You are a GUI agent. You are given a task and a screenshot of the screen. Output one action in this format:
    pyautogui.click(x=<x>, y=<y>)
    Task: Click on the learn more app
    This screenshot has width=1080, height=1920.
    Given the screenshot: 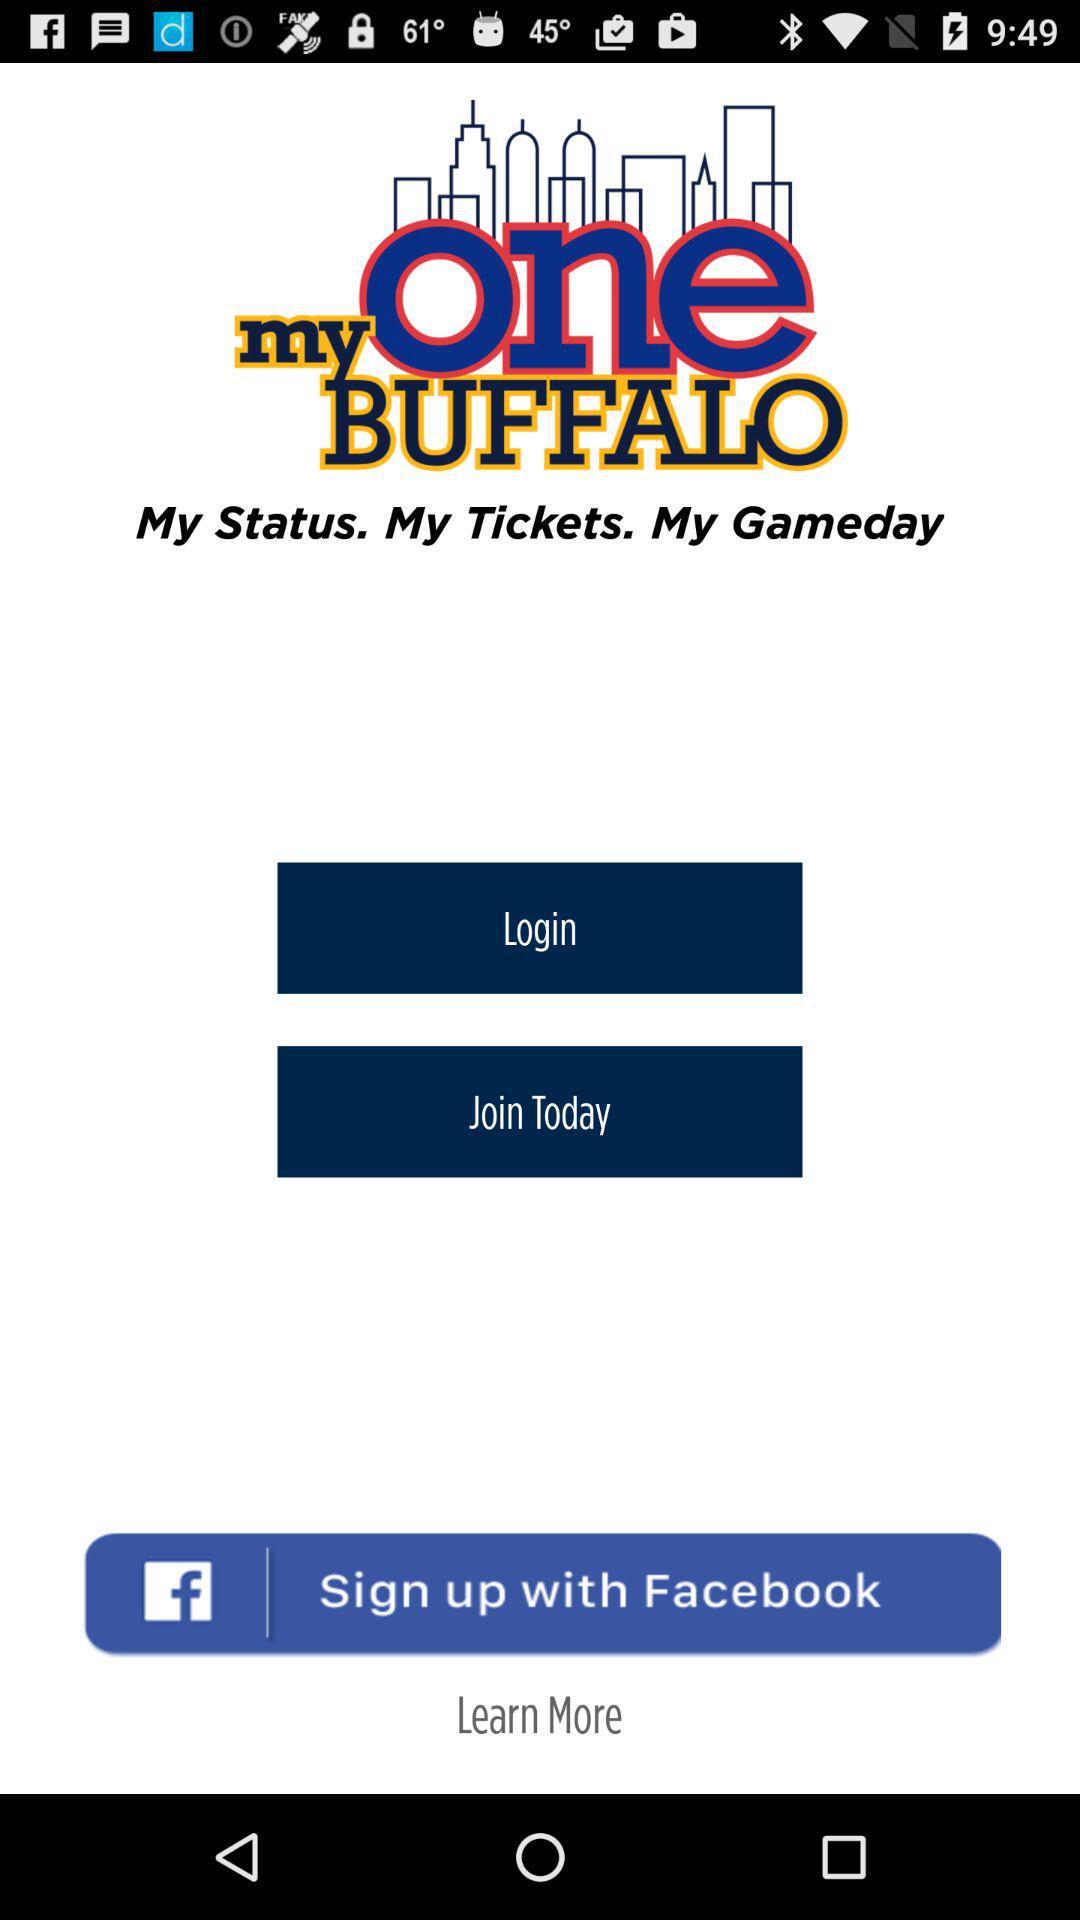 What is the action you would take?
    pyautogui.click(x=538, y=1712)
    